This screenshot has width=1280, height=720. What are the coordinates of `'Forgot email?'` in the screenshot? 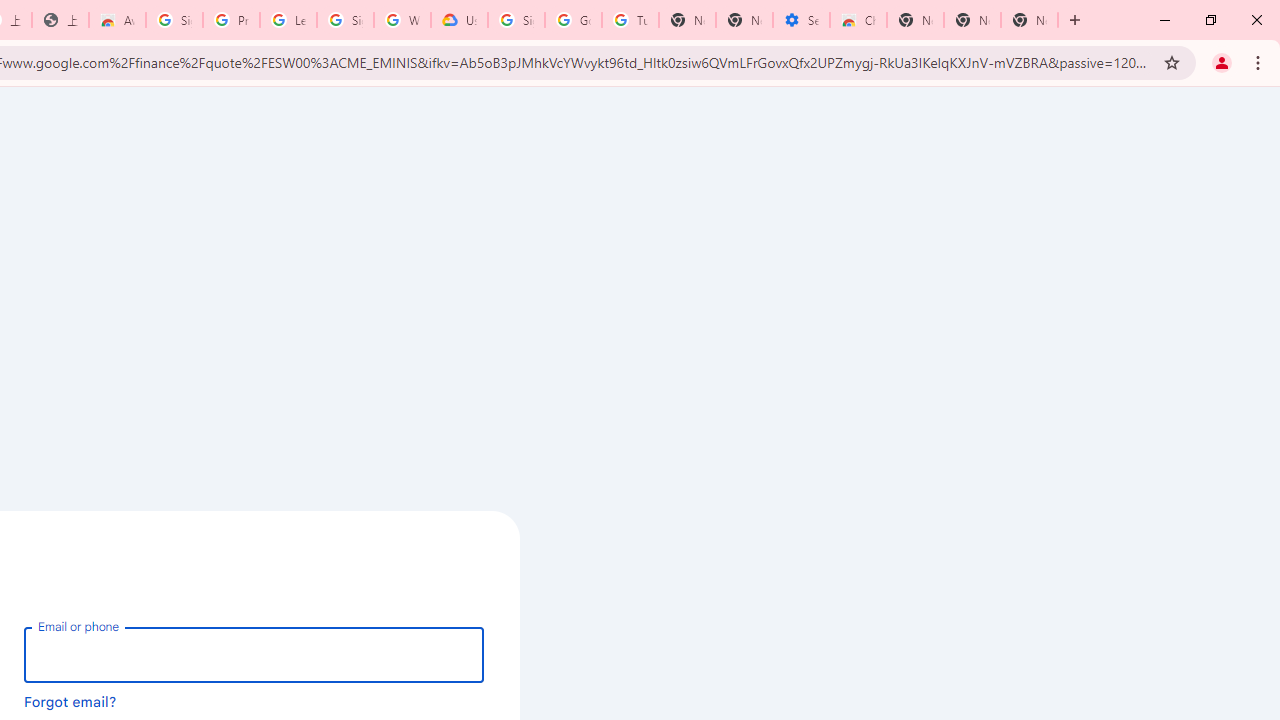 It's located at (70, 700).